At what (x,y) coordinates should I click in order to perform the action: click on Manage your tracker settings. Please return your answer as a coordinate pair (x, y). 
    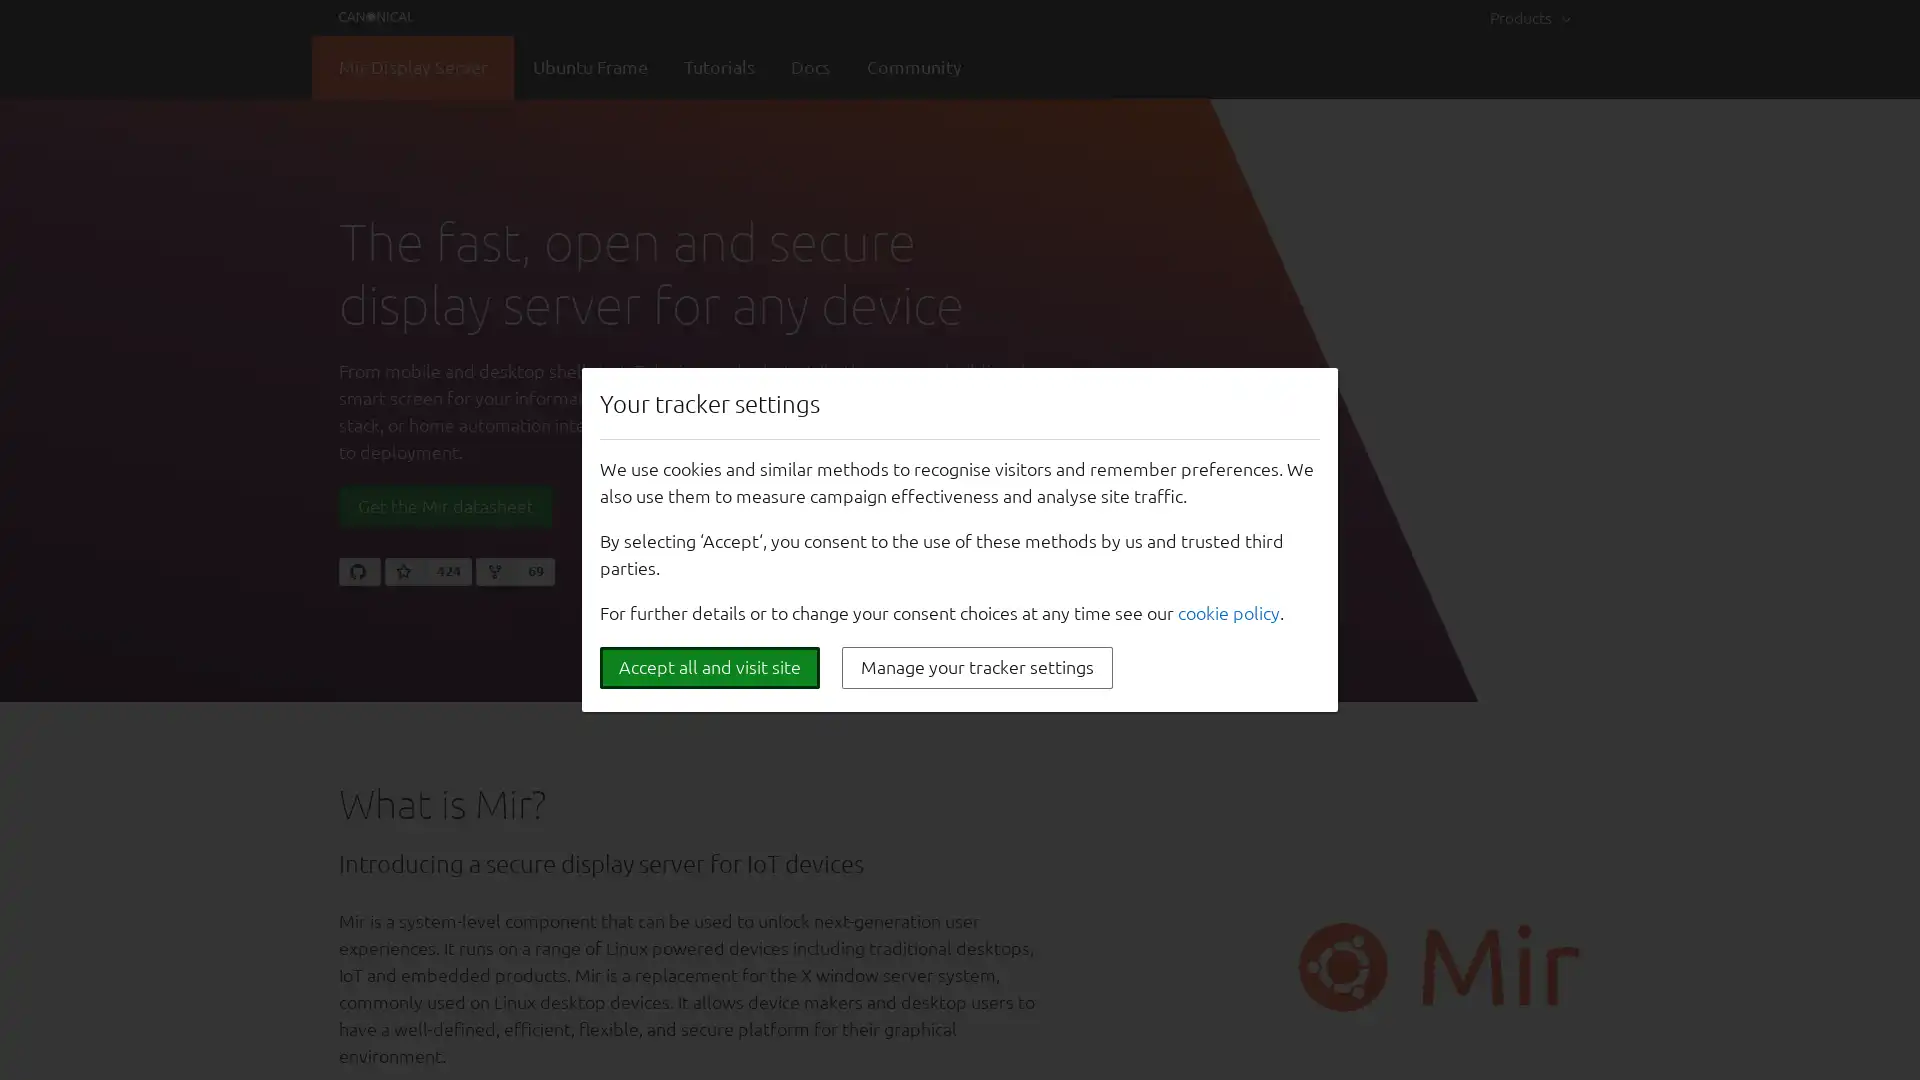
    Looking at the image, I should click on (977, 667).